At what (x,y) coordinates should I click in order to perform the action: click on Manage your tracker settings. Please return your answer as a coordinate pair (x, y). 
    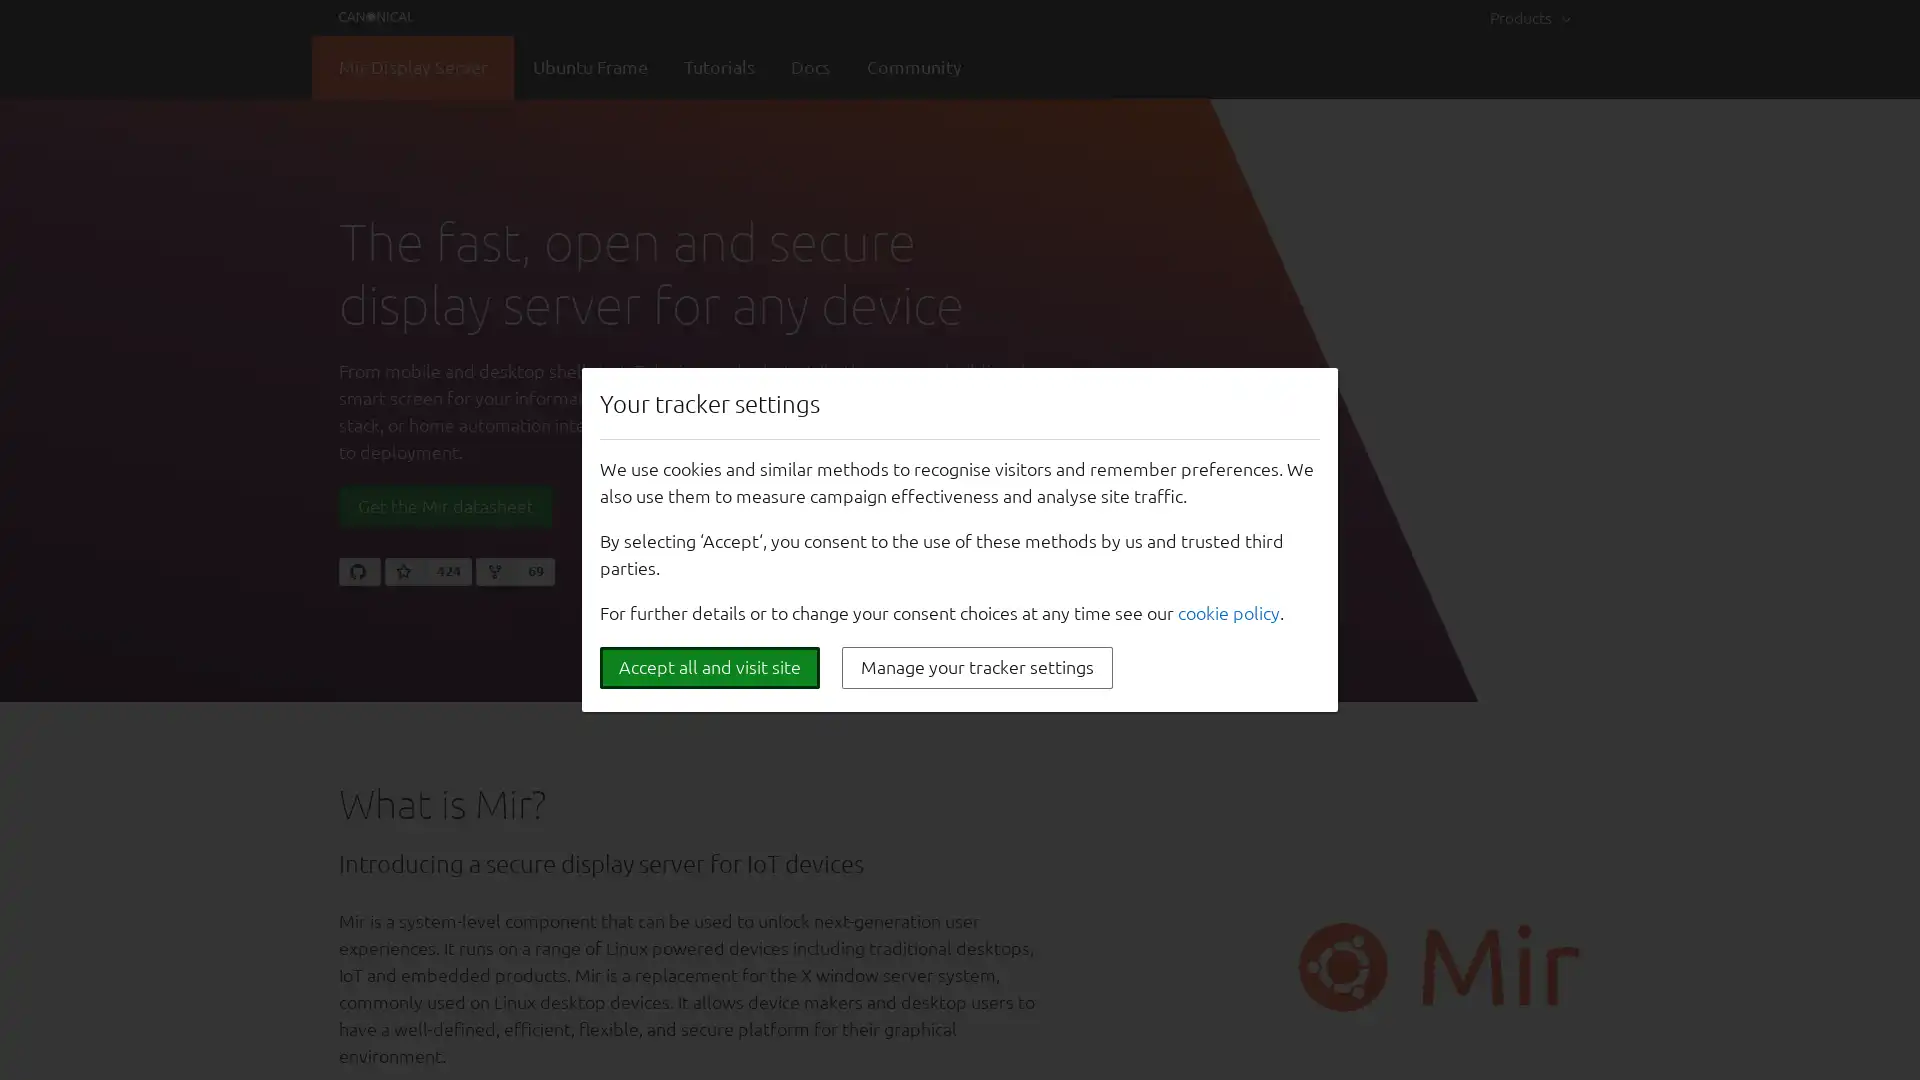
    Looking at the image, I should click on (977, 667).